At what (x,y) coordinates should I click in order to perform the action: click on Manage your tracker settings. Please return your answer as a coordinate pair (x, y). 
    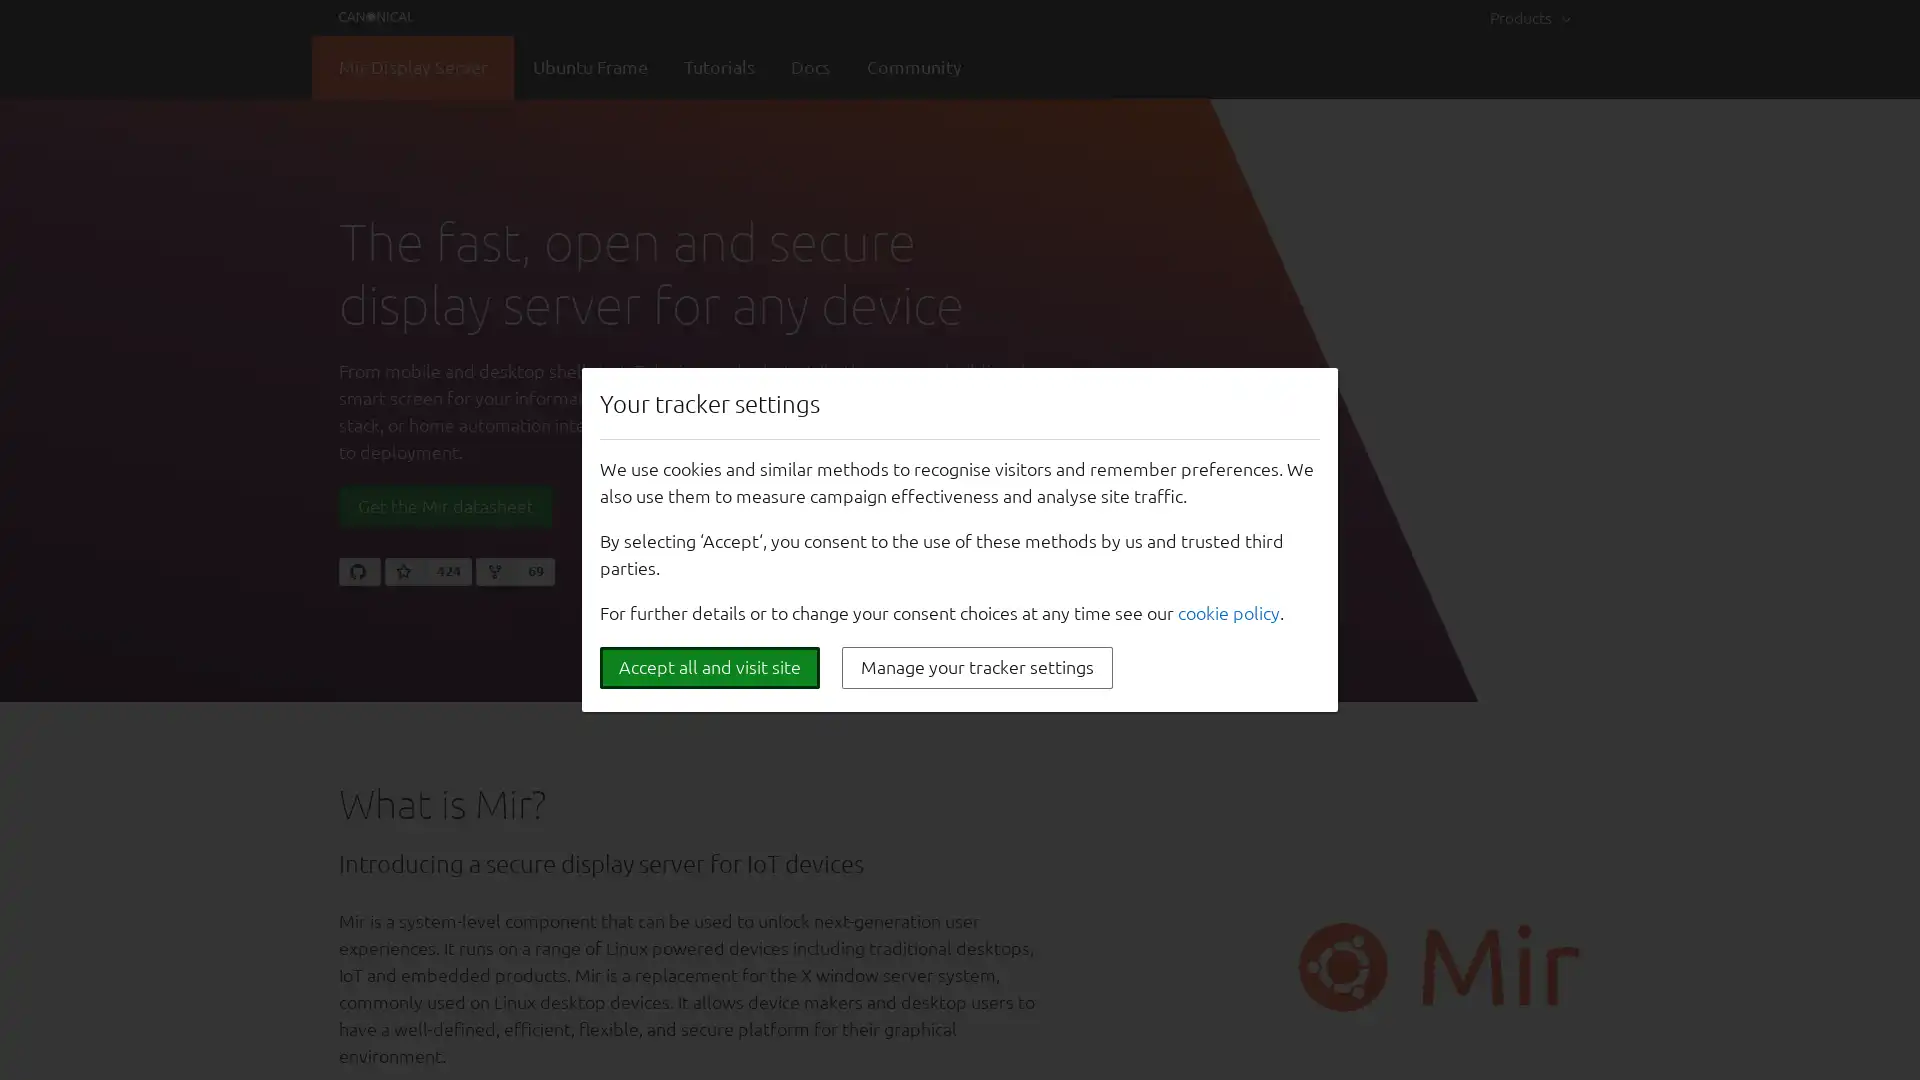
    Looking at the image, I should click on (977, 667).